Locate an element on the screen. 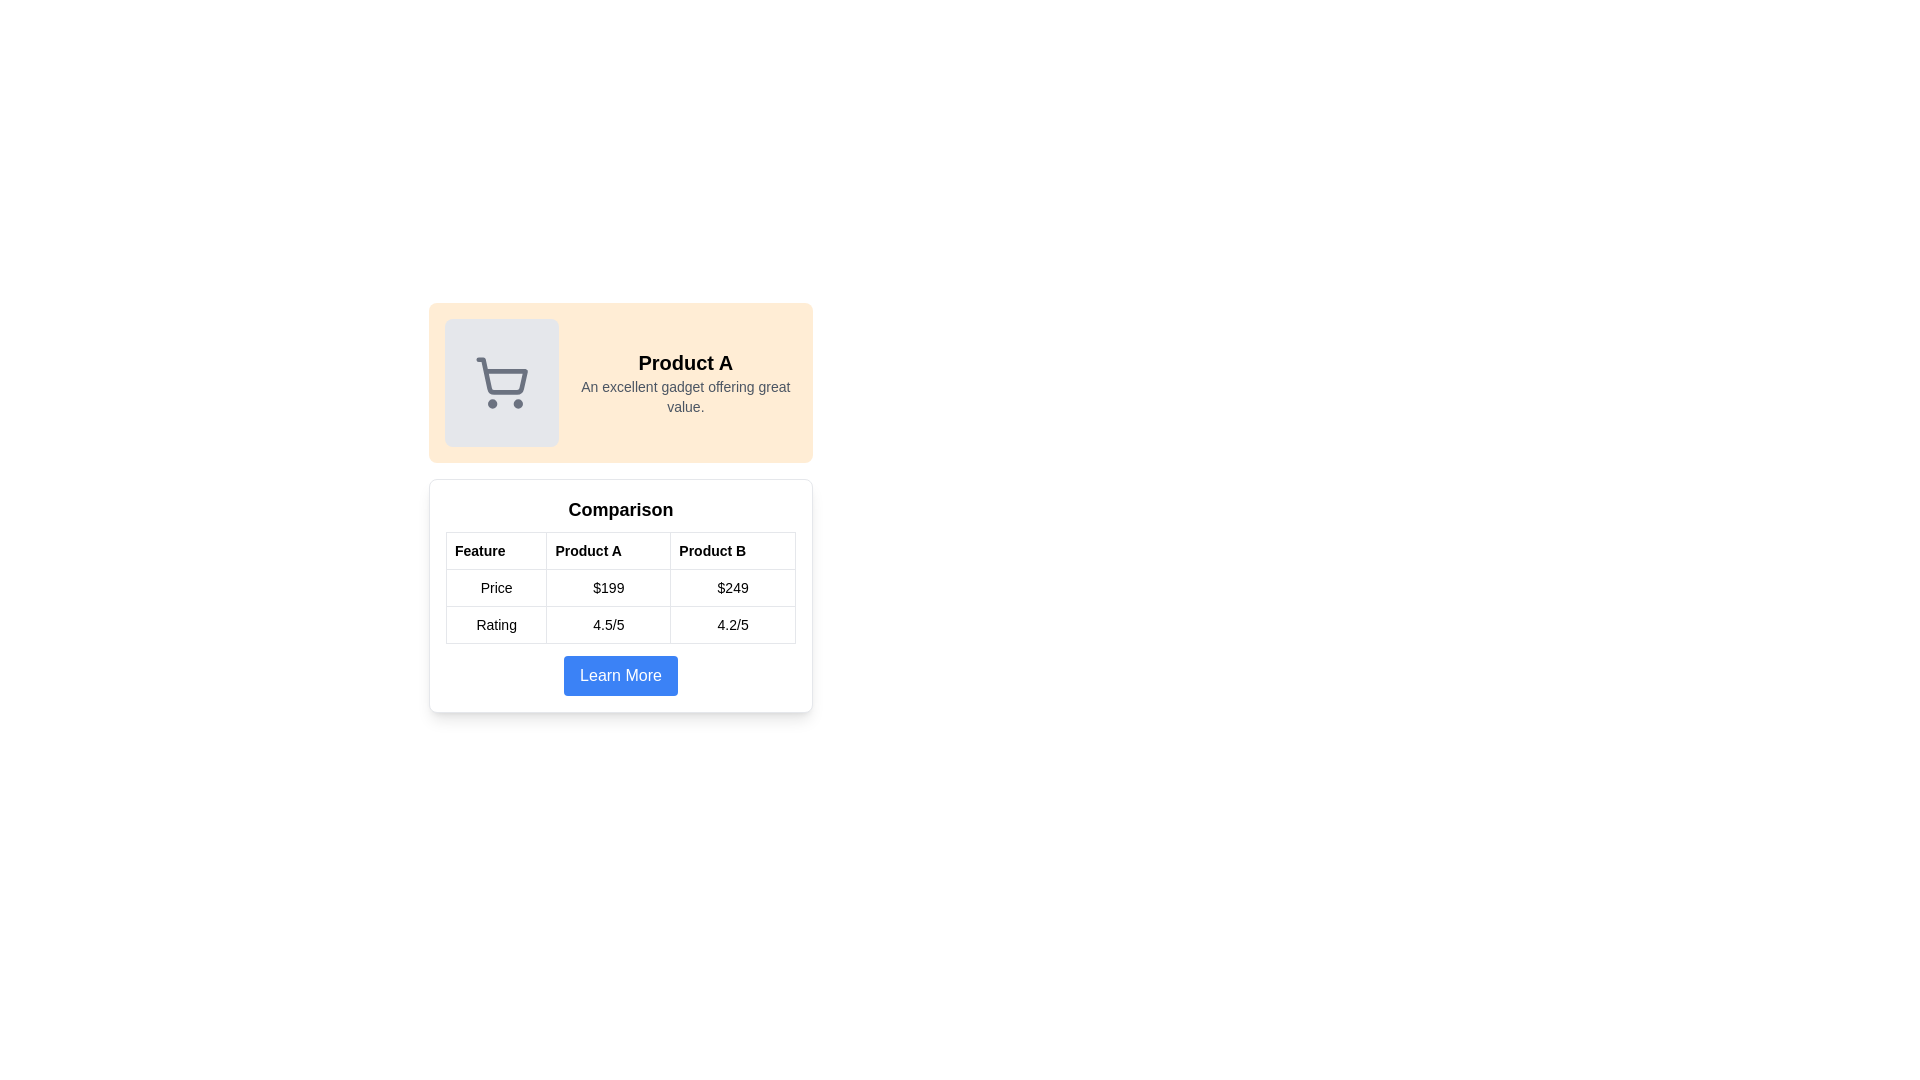 The height and width of the screenshot is (1080, 1920). the header text that labels the first column of the comparison table, located at the far-left position in the row of headers is located at coordinates (496, 551).